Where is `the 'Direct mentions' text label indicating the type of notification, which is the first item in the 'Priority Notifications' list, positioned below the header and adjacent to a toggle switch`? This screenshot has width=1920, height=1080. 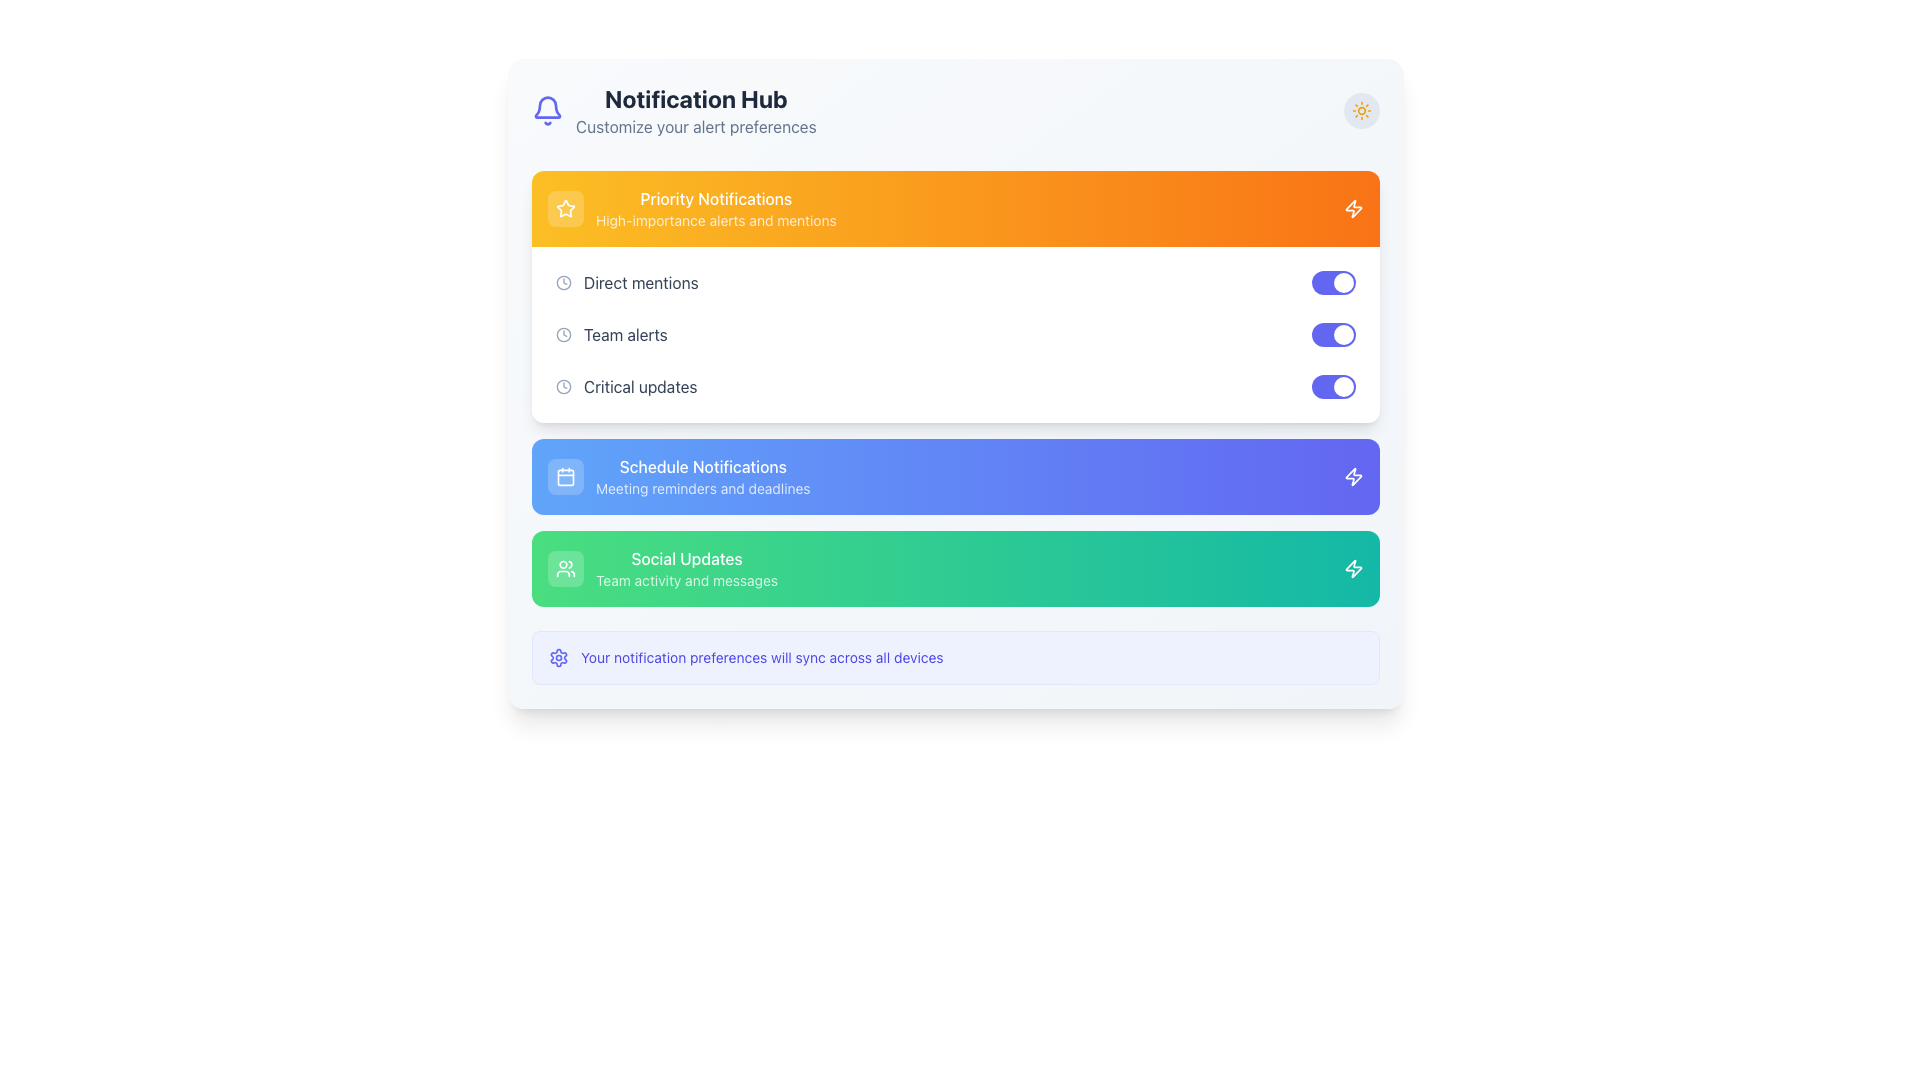 the 'Direct mentions' text label indicating the type of notification, which is the first item in the 'Priority Notifications' list, positioned below the header and adjacent to a toggle switch is located at coordinates (641, 282).